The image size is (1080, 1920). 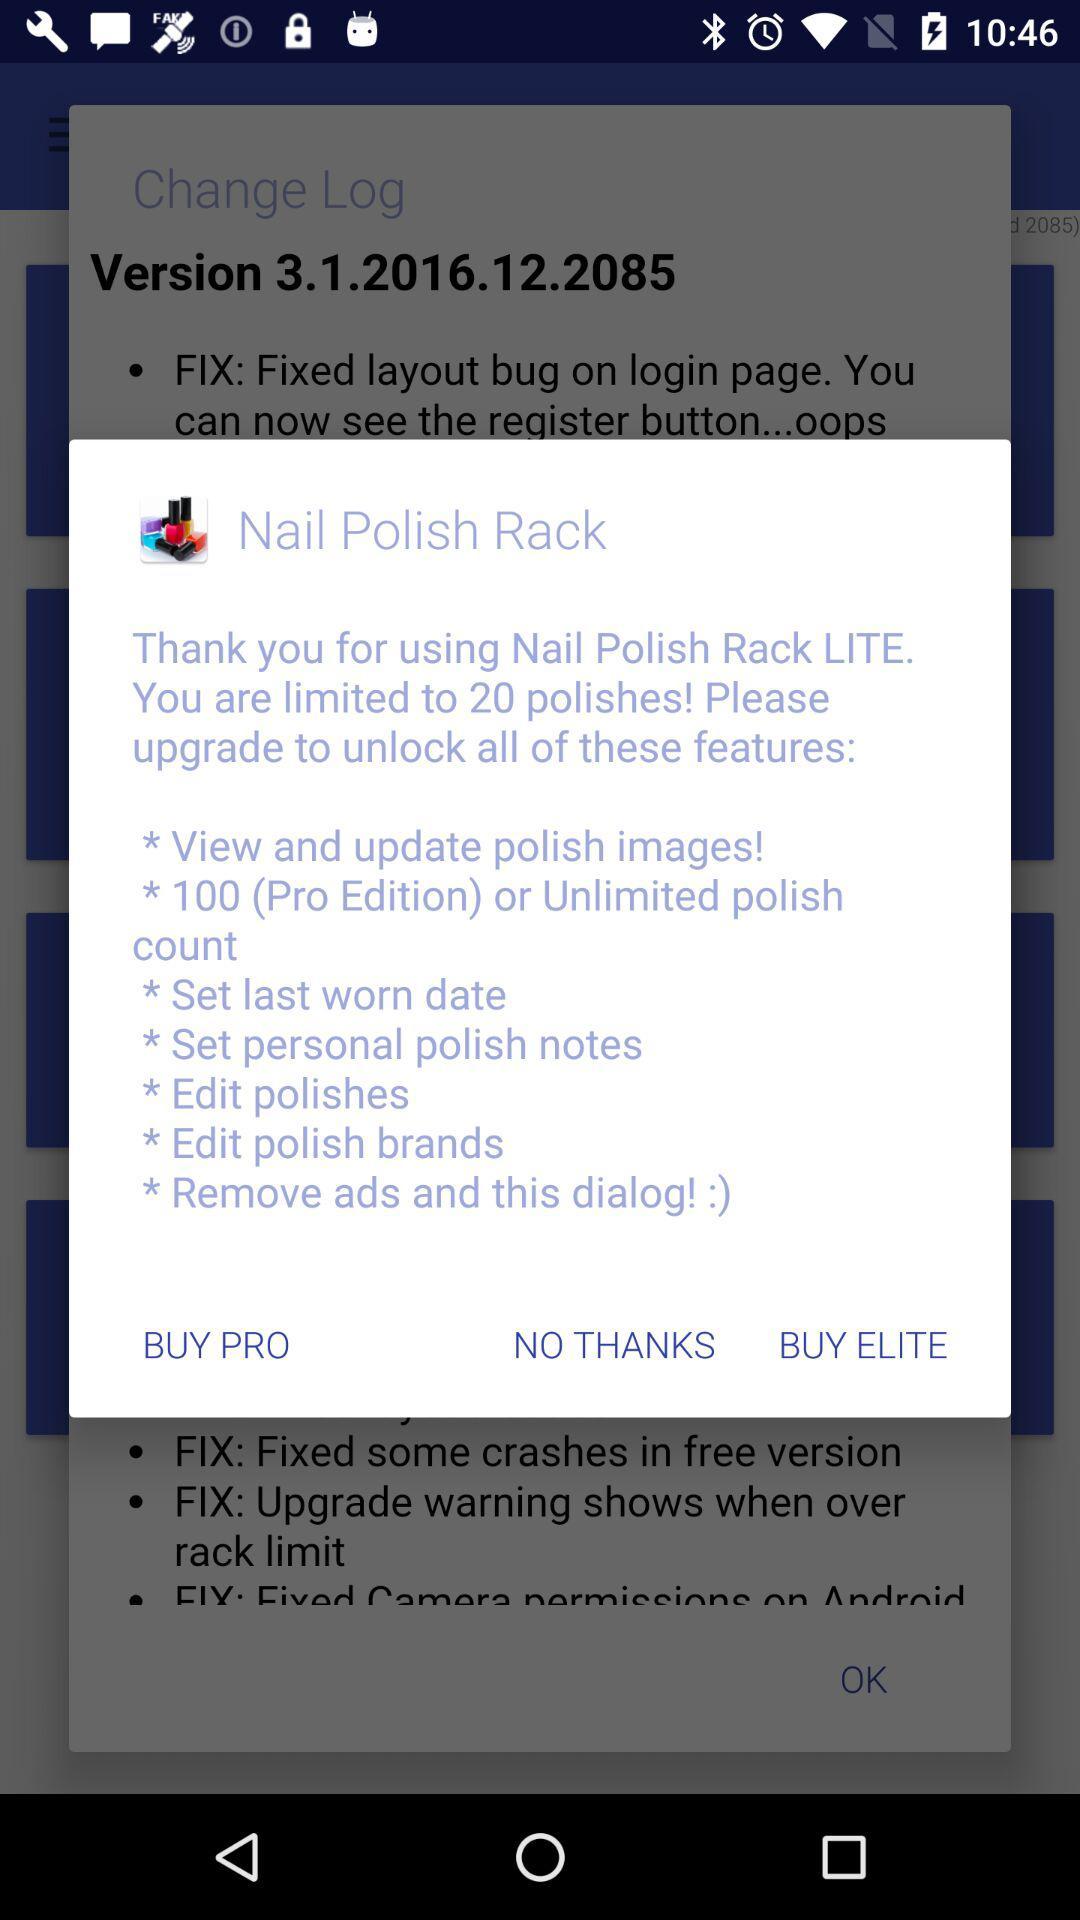 I want to click on the icon next to the no thanks item, so click(x=862, y=1344).